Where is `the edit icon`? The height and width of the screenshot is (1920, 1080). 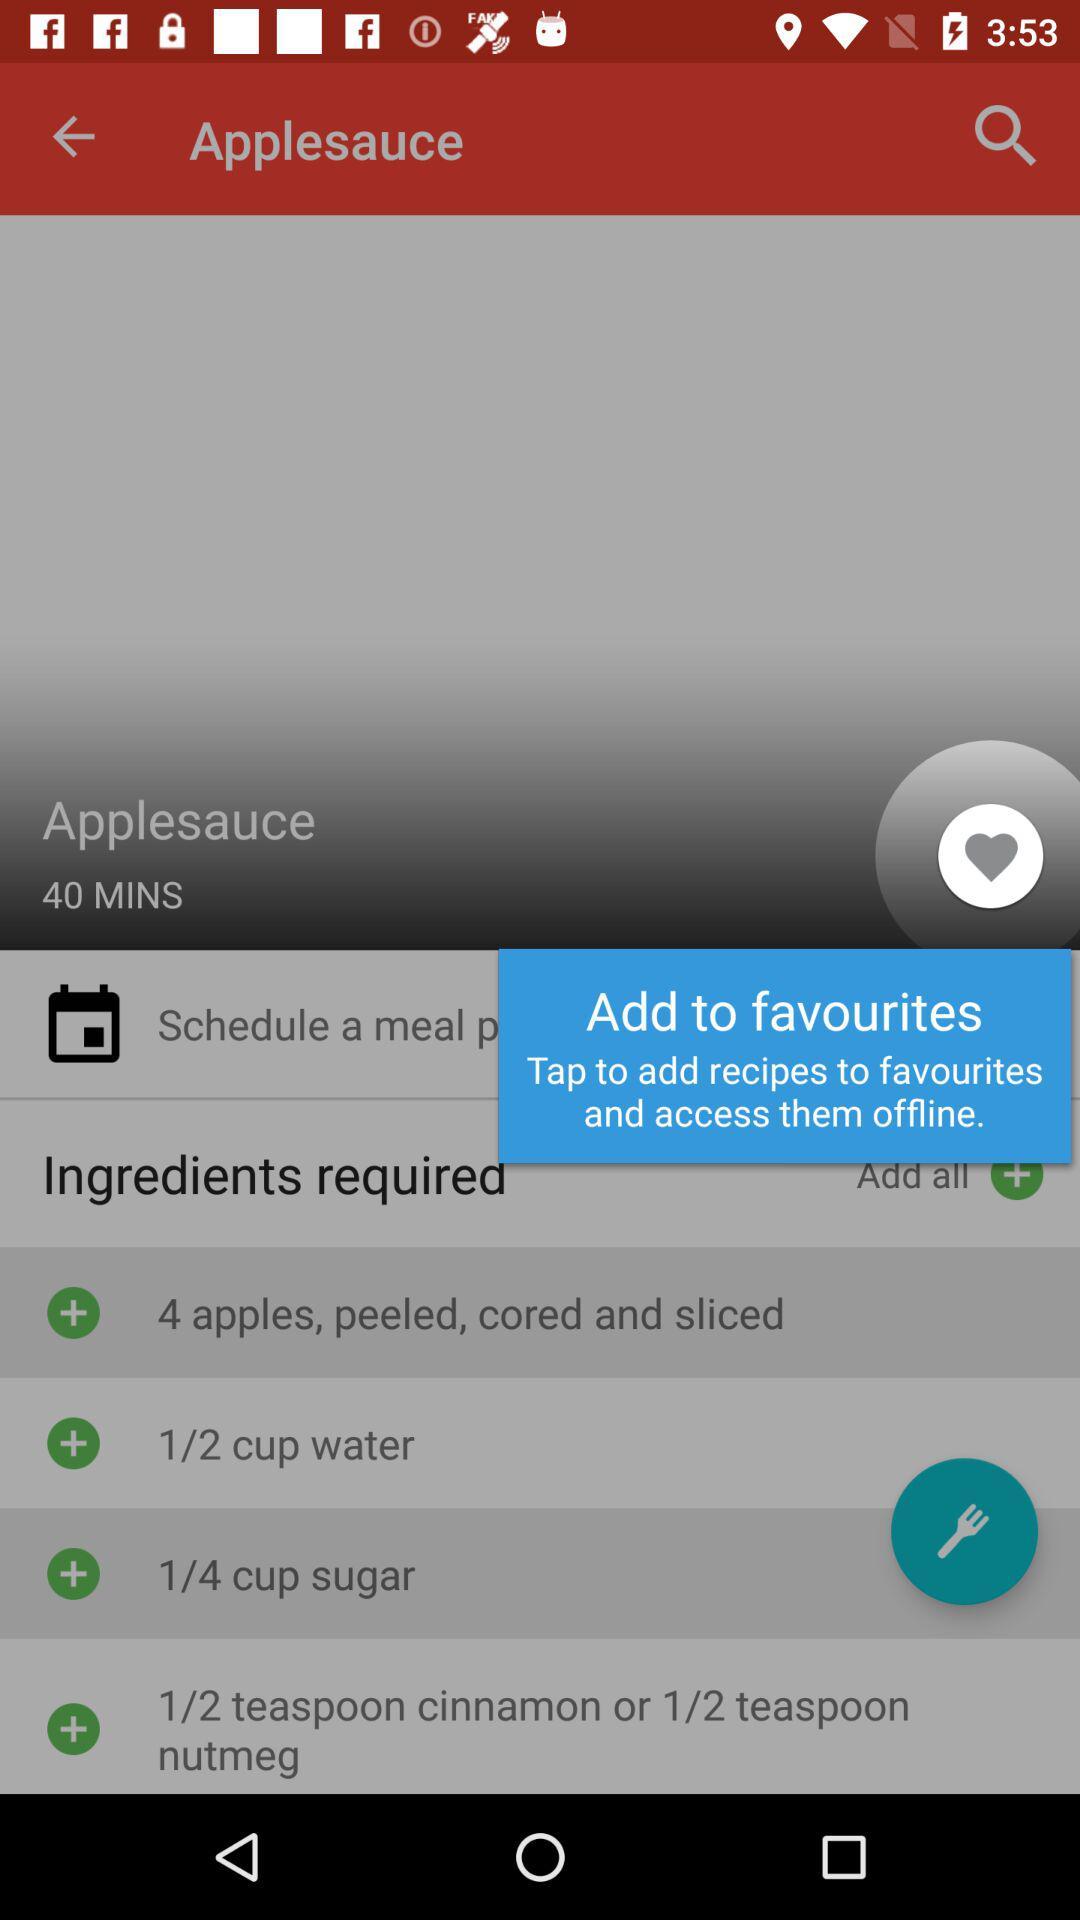
the edit icon is located at coordinates (963, 1530).